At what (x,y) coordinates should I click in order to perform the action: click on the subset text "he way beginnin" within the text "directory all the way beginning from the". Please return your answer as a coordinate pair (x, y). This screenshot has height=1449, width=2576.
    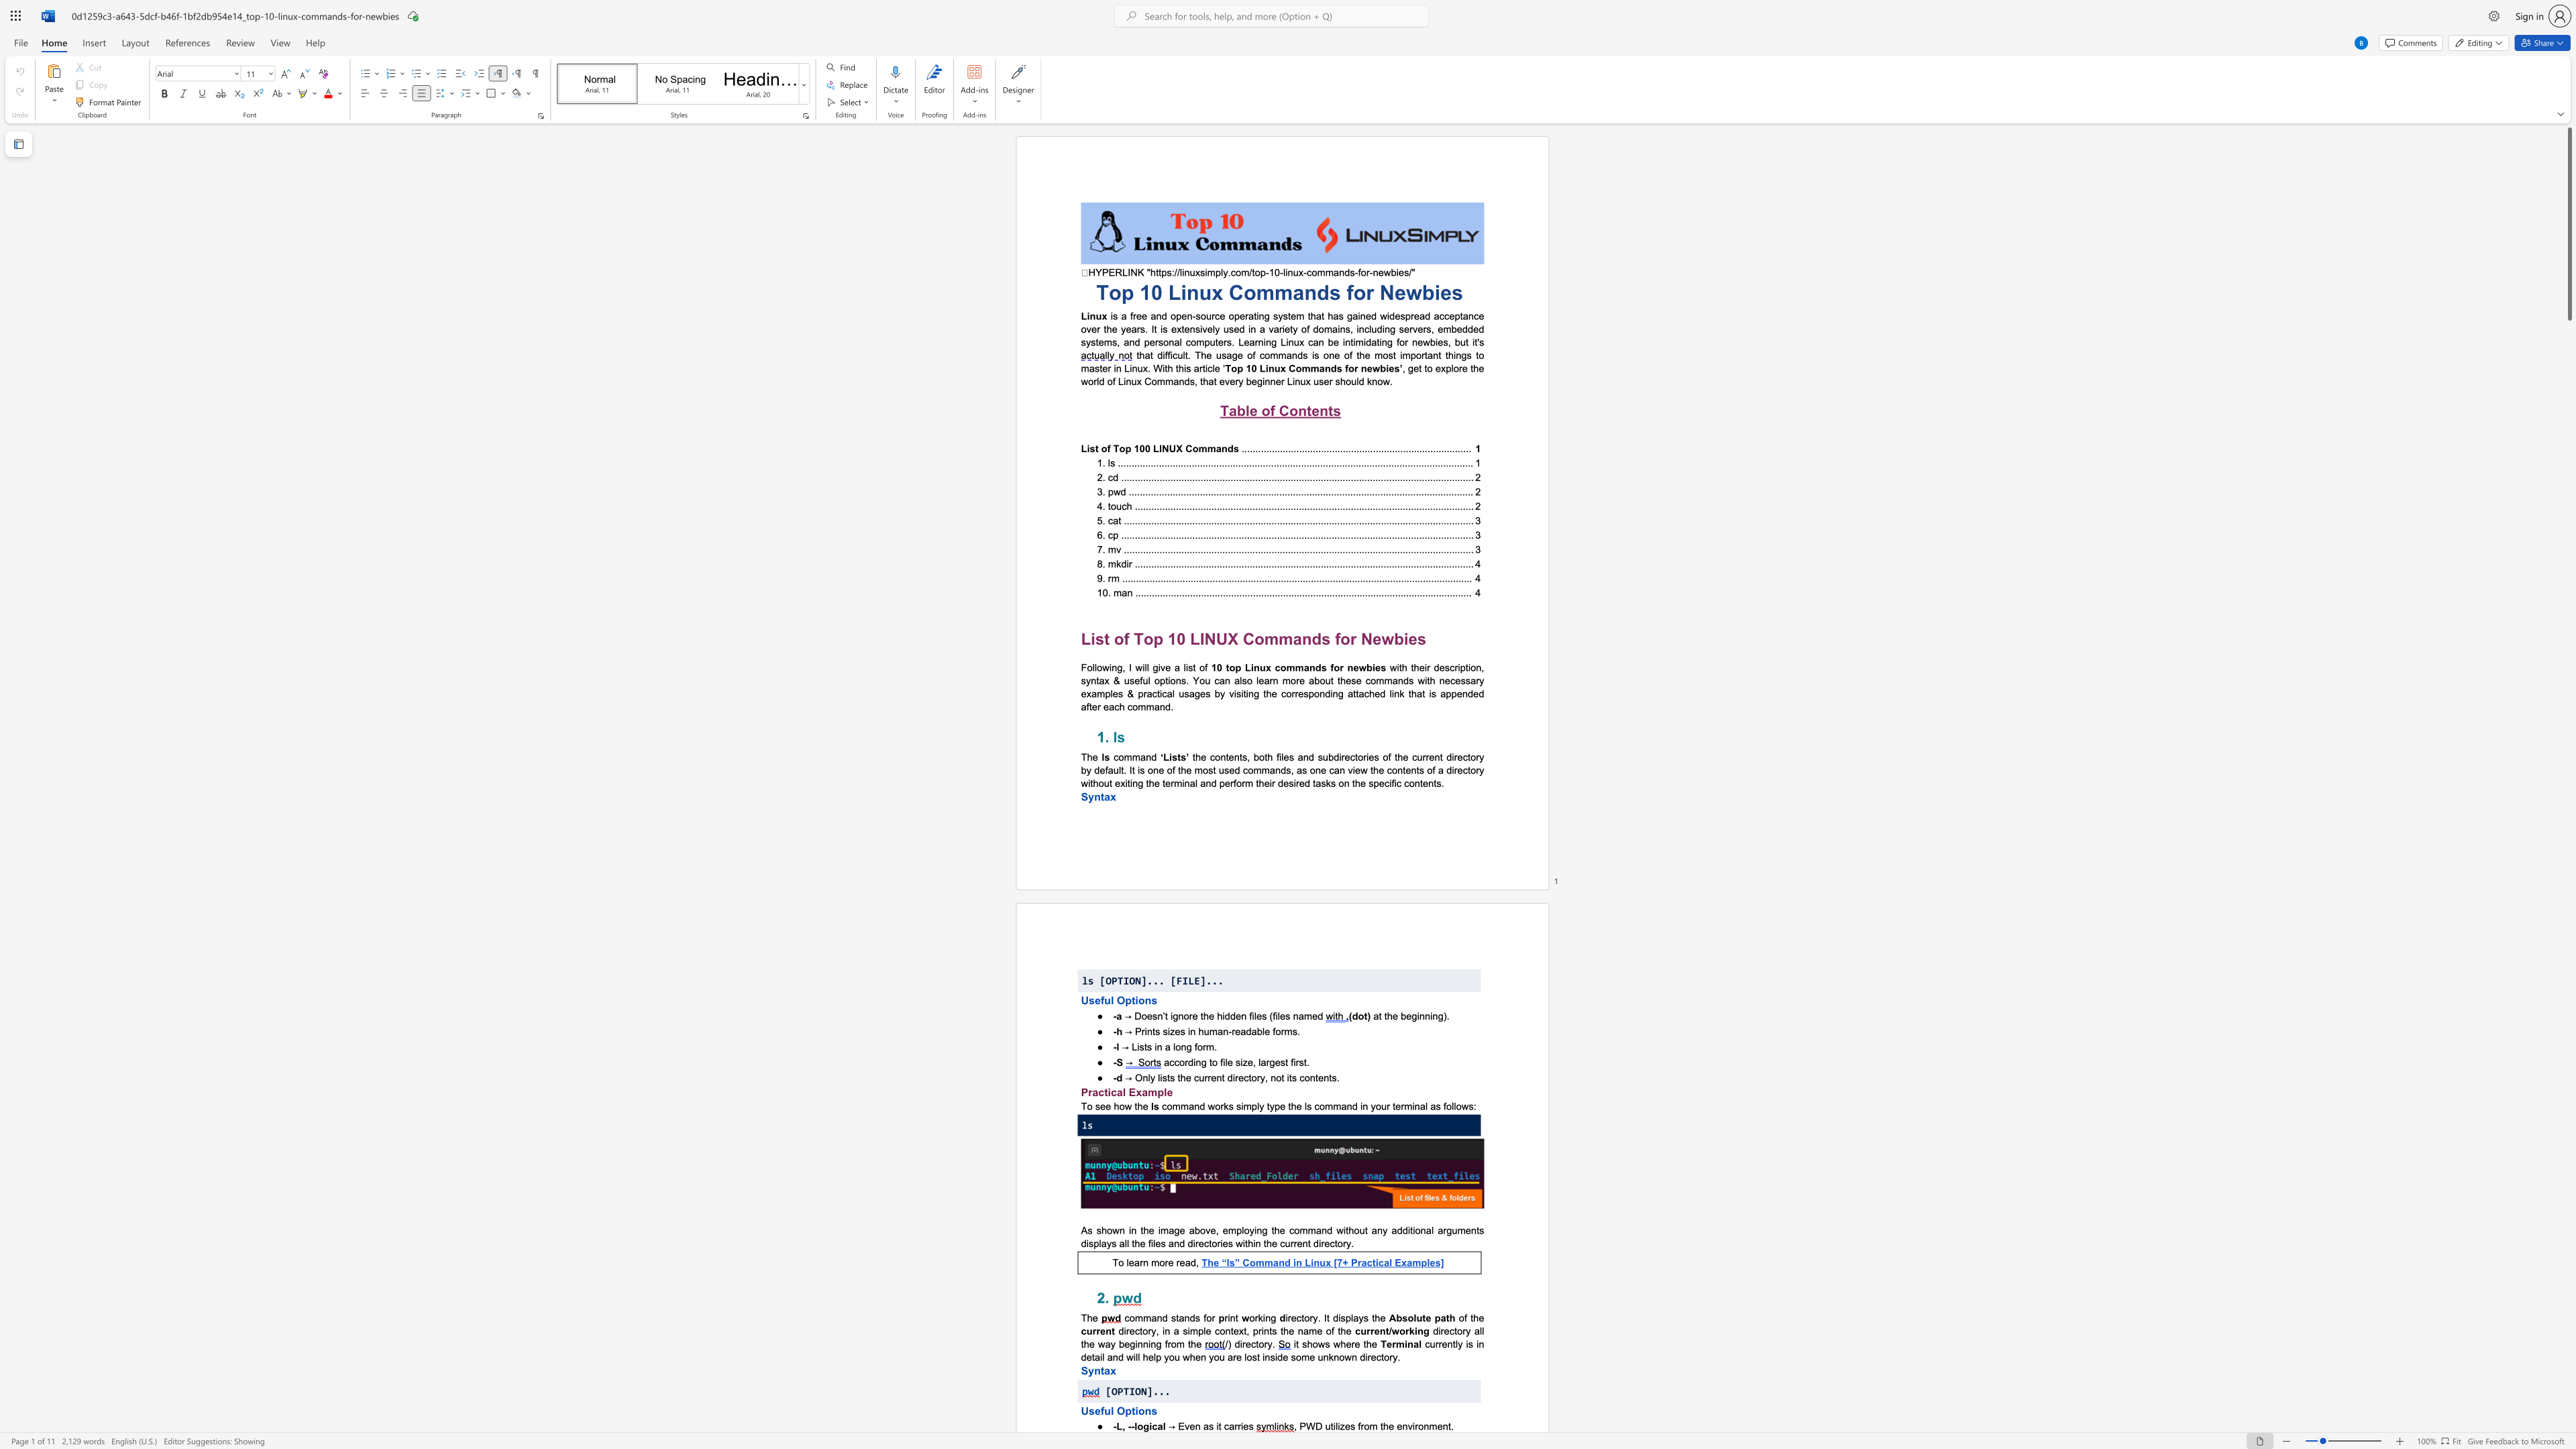
    Looking at the image, I should click on (1083, 1343).